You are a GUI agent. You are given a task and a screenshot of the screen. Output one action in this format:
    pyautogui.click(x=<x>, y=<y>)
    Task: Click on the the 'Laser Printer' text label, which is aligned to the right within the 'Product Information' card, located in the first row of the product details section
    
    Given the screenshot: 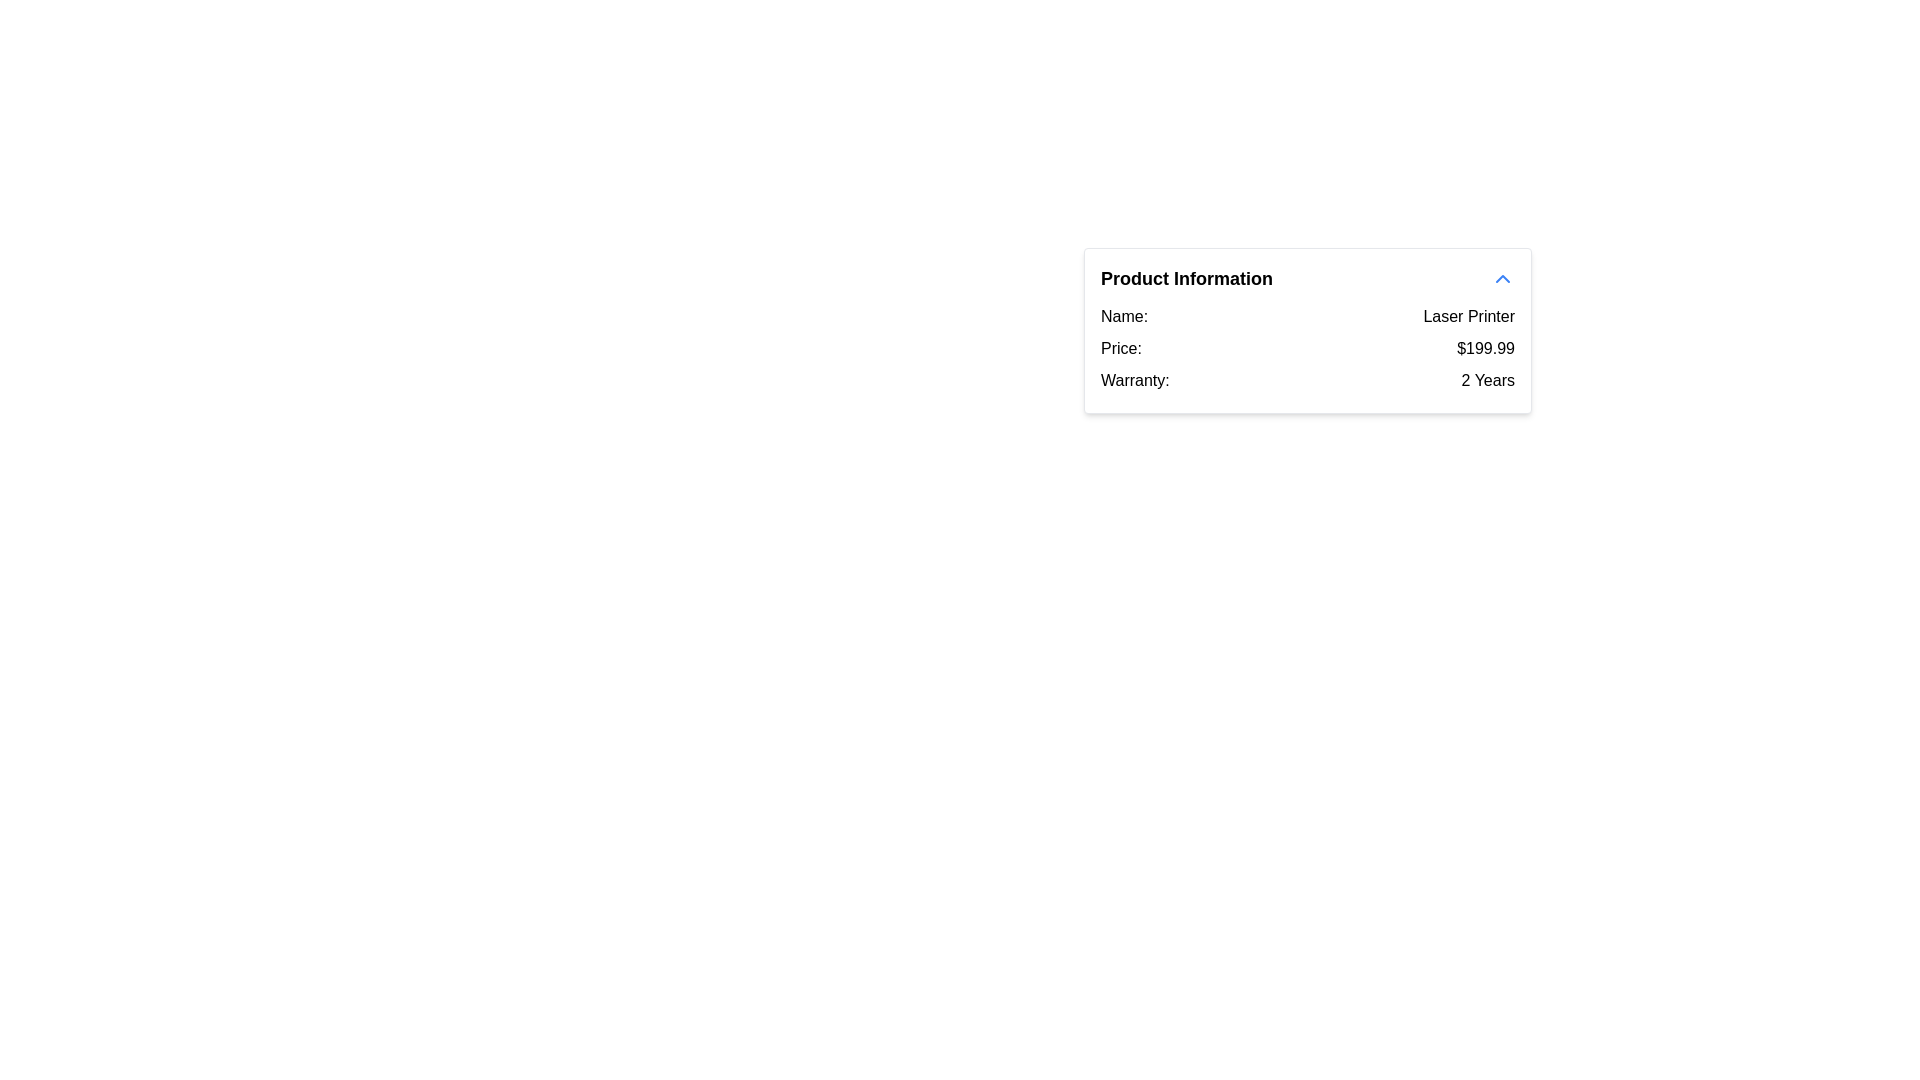 What is the action you would take?
    pyautogui.click(x=1469, y=315)
    